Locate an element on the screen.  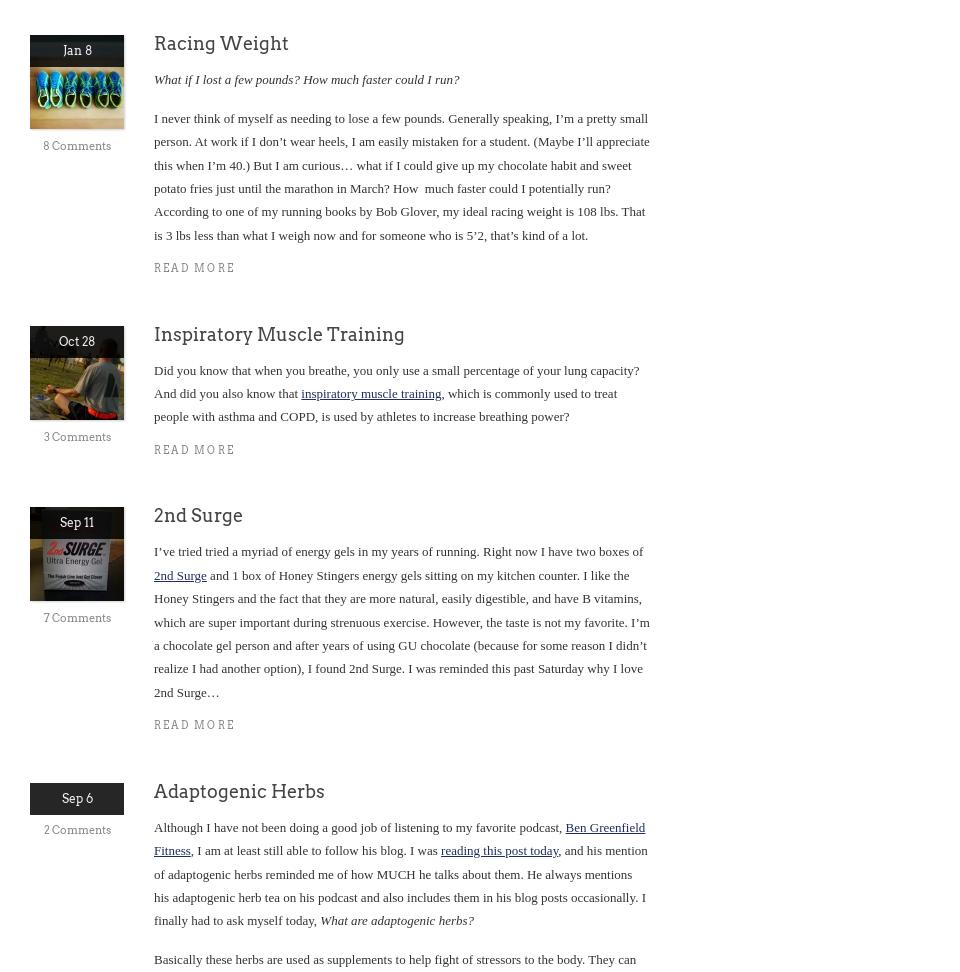
'8 Comments' is located at coordinates (76, 145).